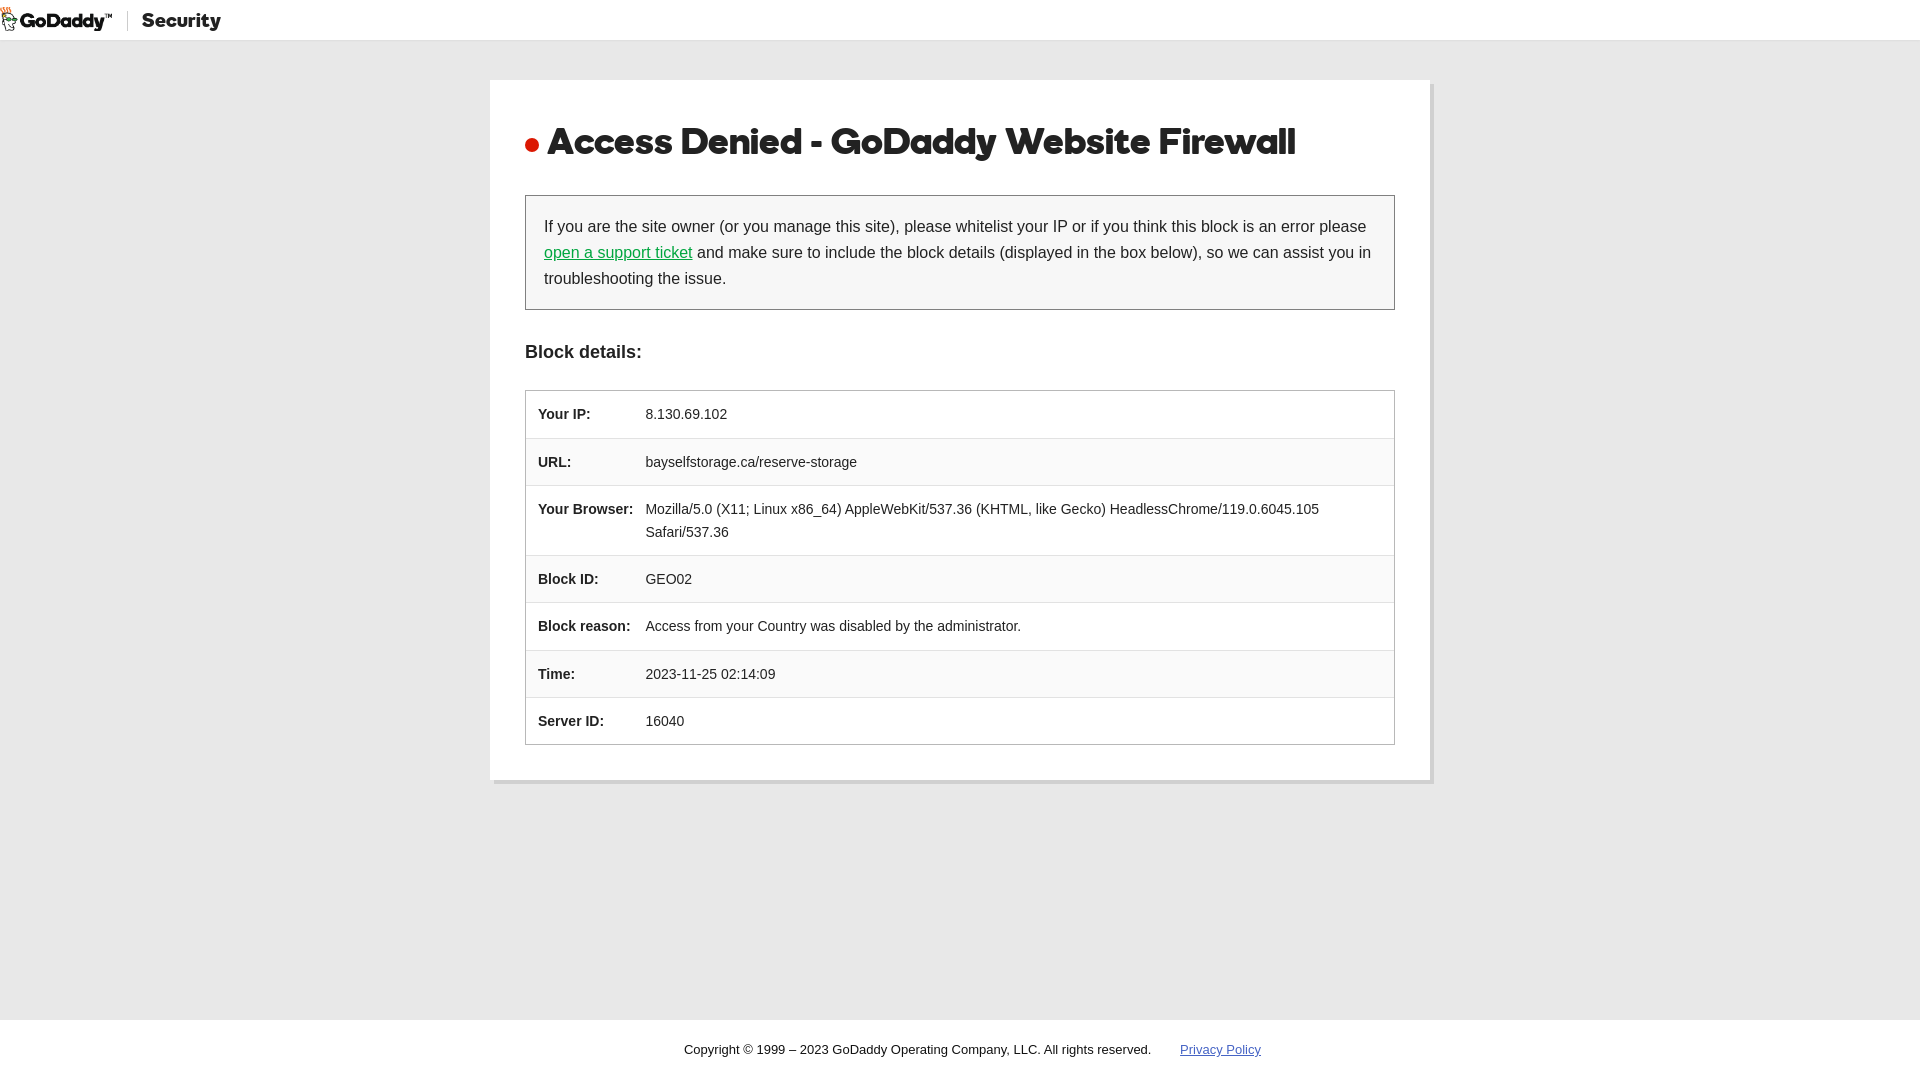 This screenshot has width=1920, height=1080. What do you see at coordinates (543, 251) in the screenshot?
I see `'open a support ticket'` at bounding box center [543, 251].